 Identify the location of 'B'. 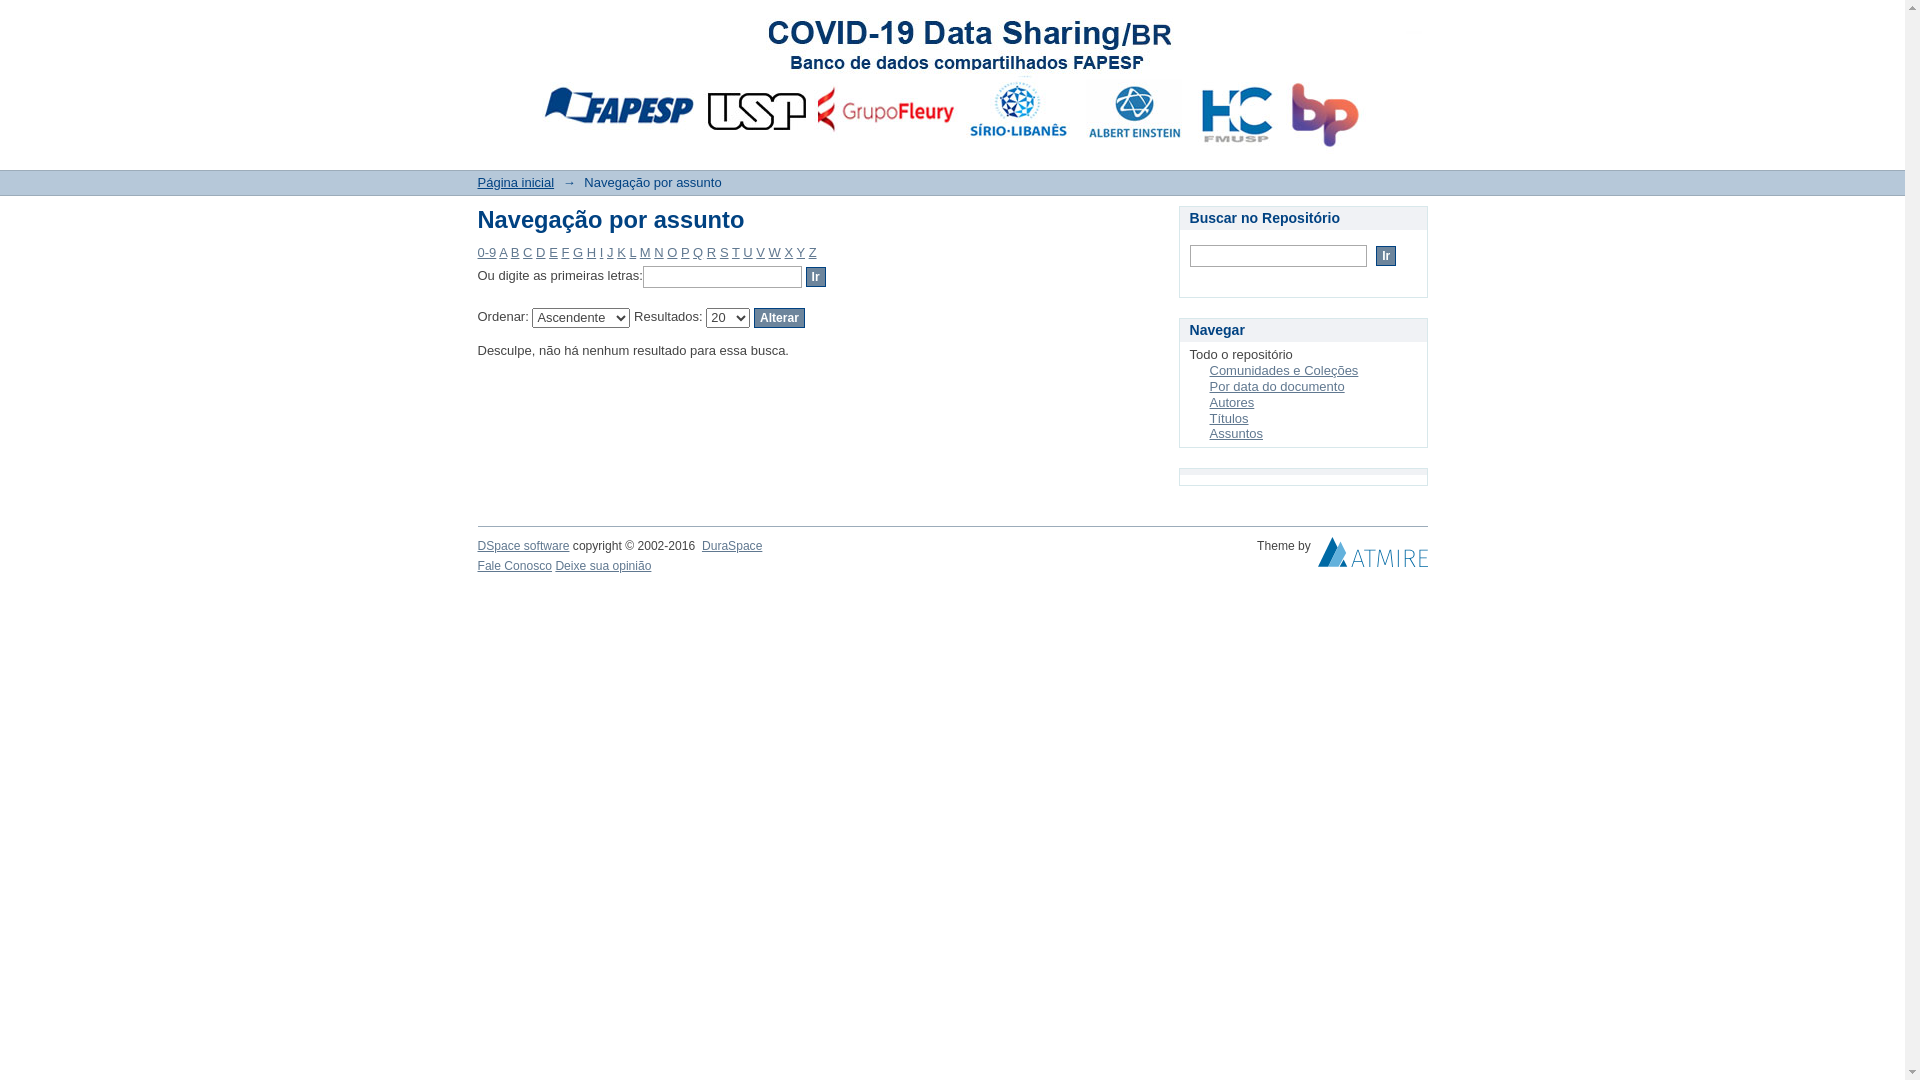
(515, 251).